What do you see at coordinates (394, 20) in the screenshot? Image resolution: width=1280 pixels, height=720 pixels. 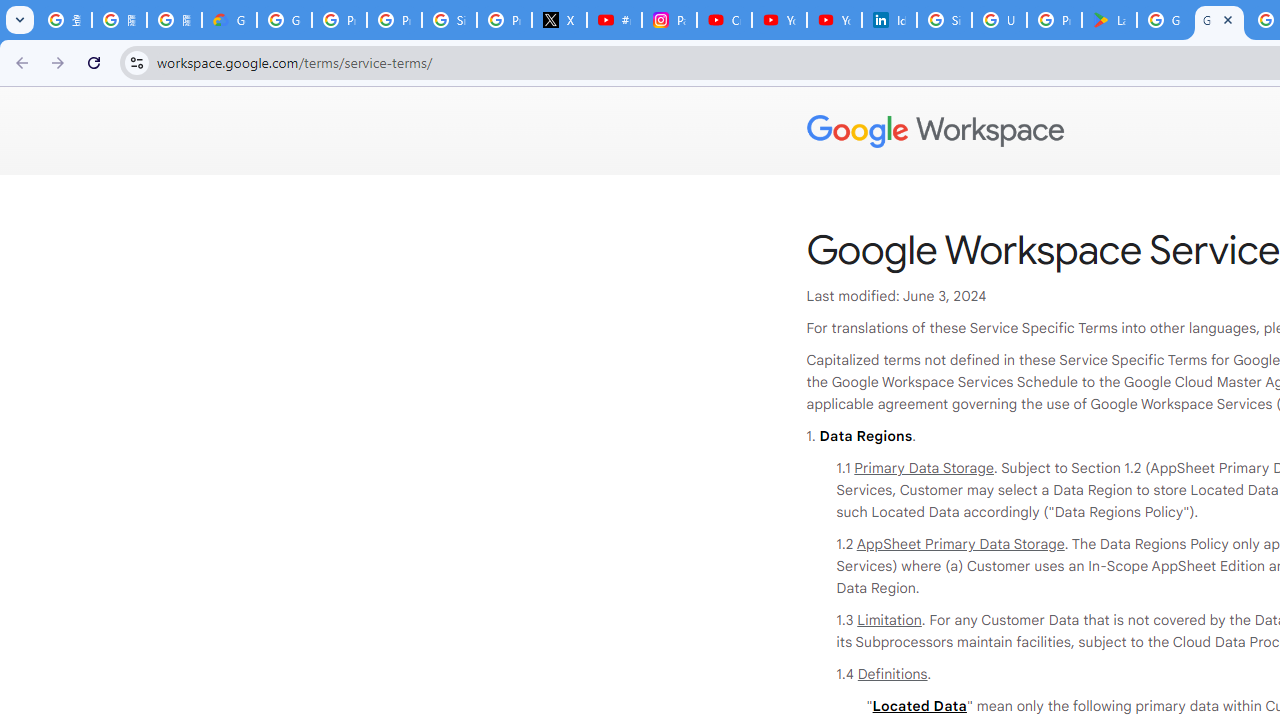 I see `'Privacy Help Center - Policies Help'` at bounding box center [394, 20].